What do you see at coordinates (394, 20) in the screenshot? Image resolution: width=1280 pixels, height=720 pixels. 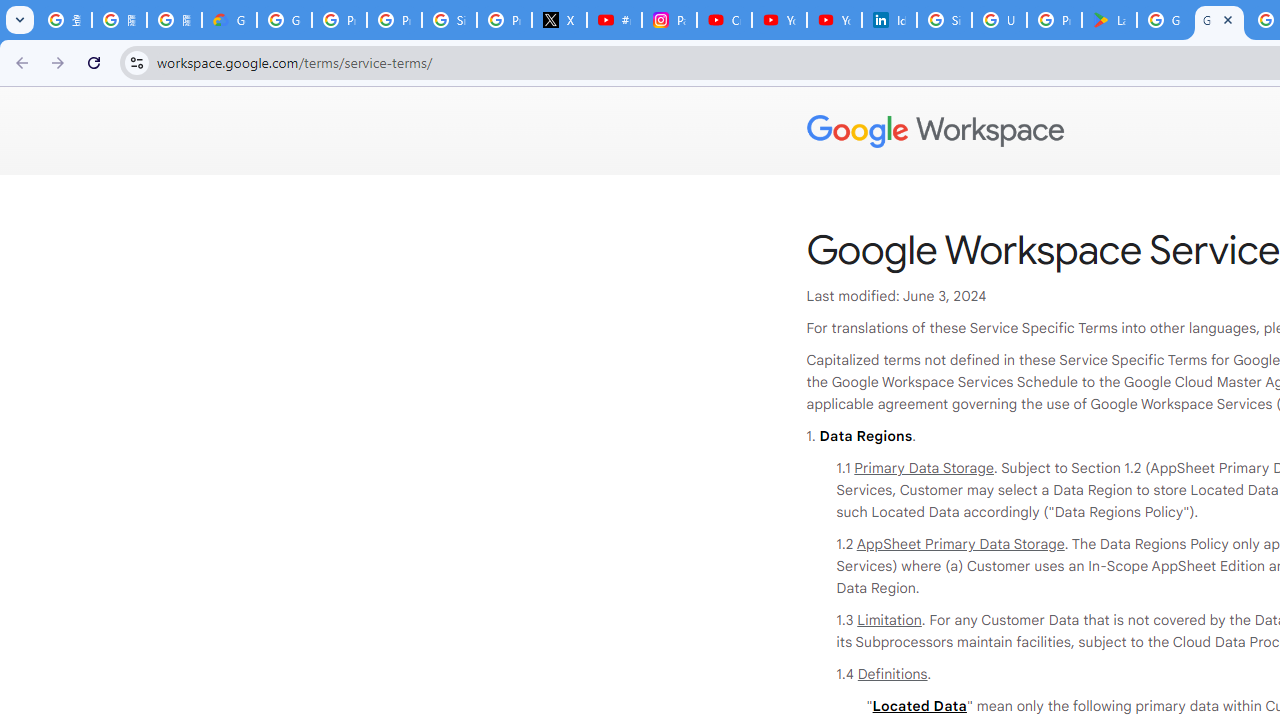 I see `'Privacy Help Center - Policies Help'` at bounding box center [394, 20].